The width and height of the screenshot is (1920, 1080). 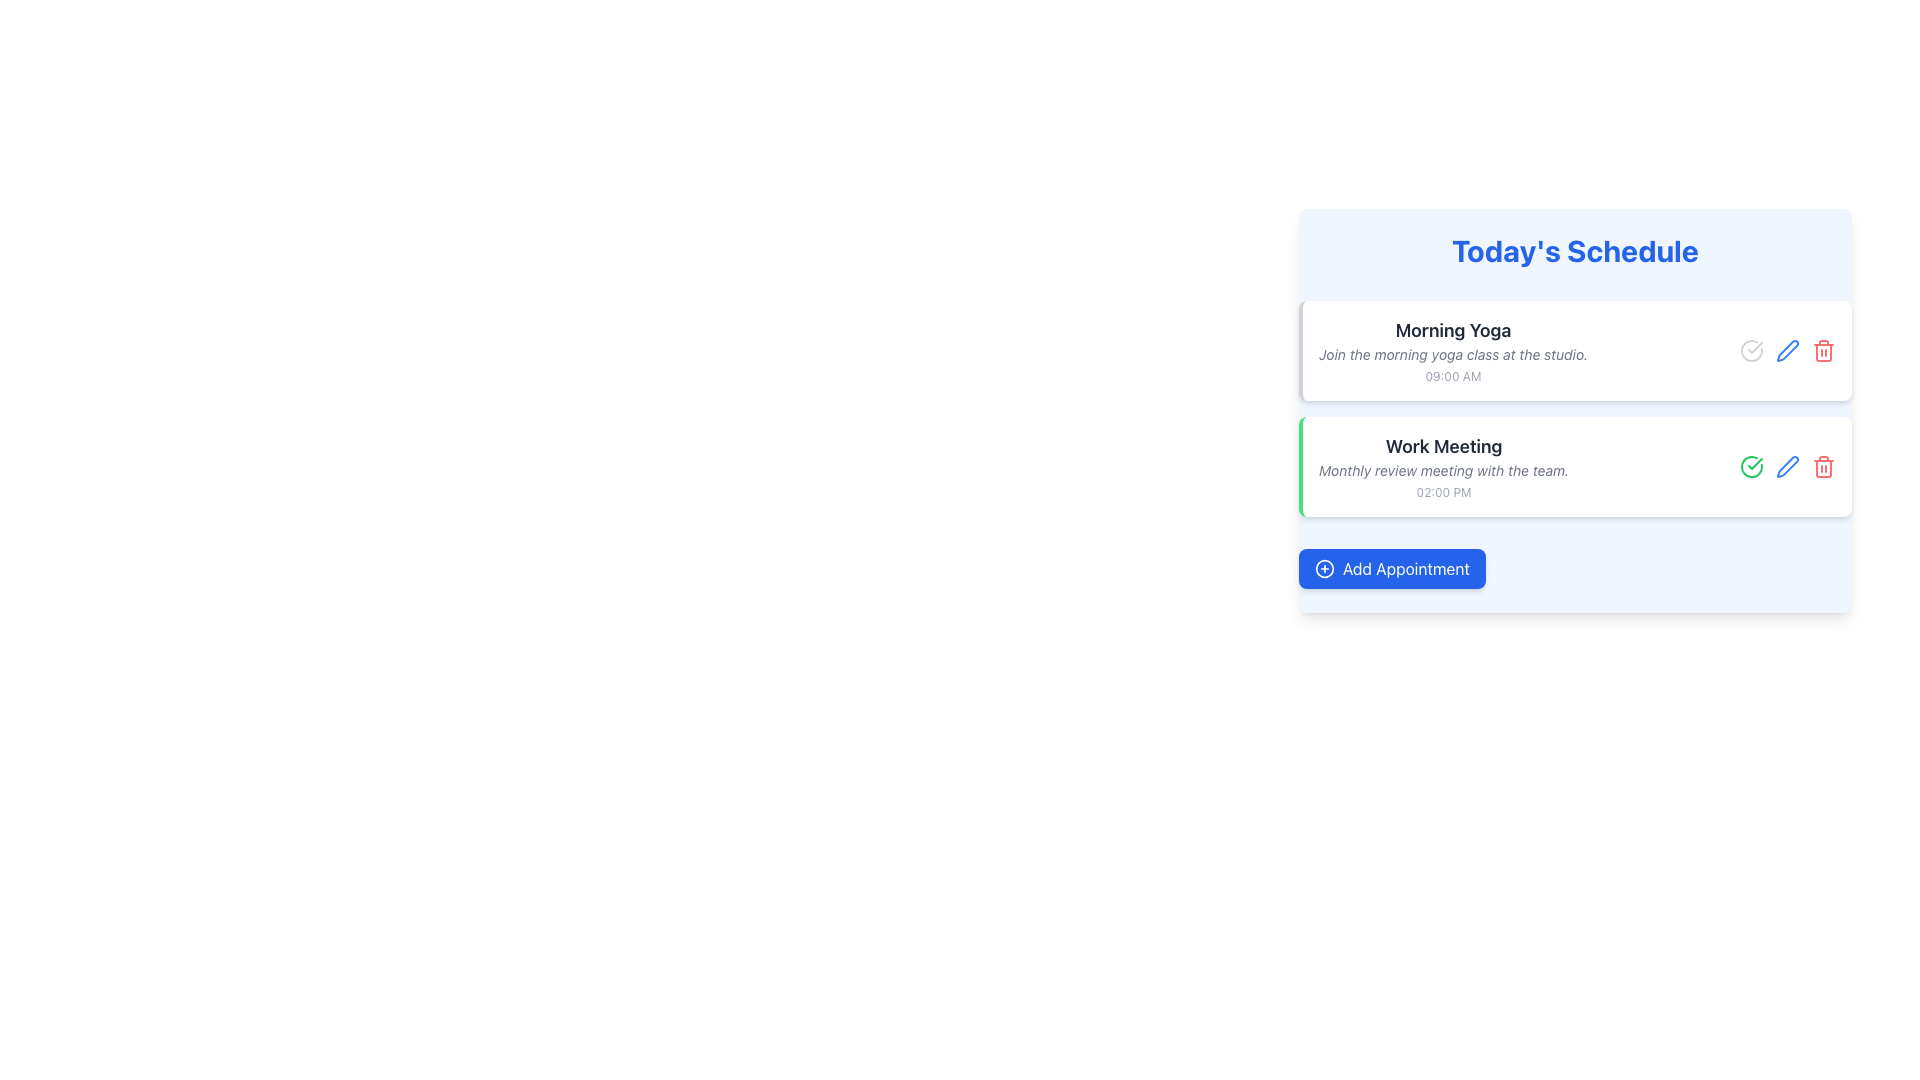 I want to click on the blue circular boundary of the '+' icon within the 'Today's Schedule' button, so click(x=1324, y=569).